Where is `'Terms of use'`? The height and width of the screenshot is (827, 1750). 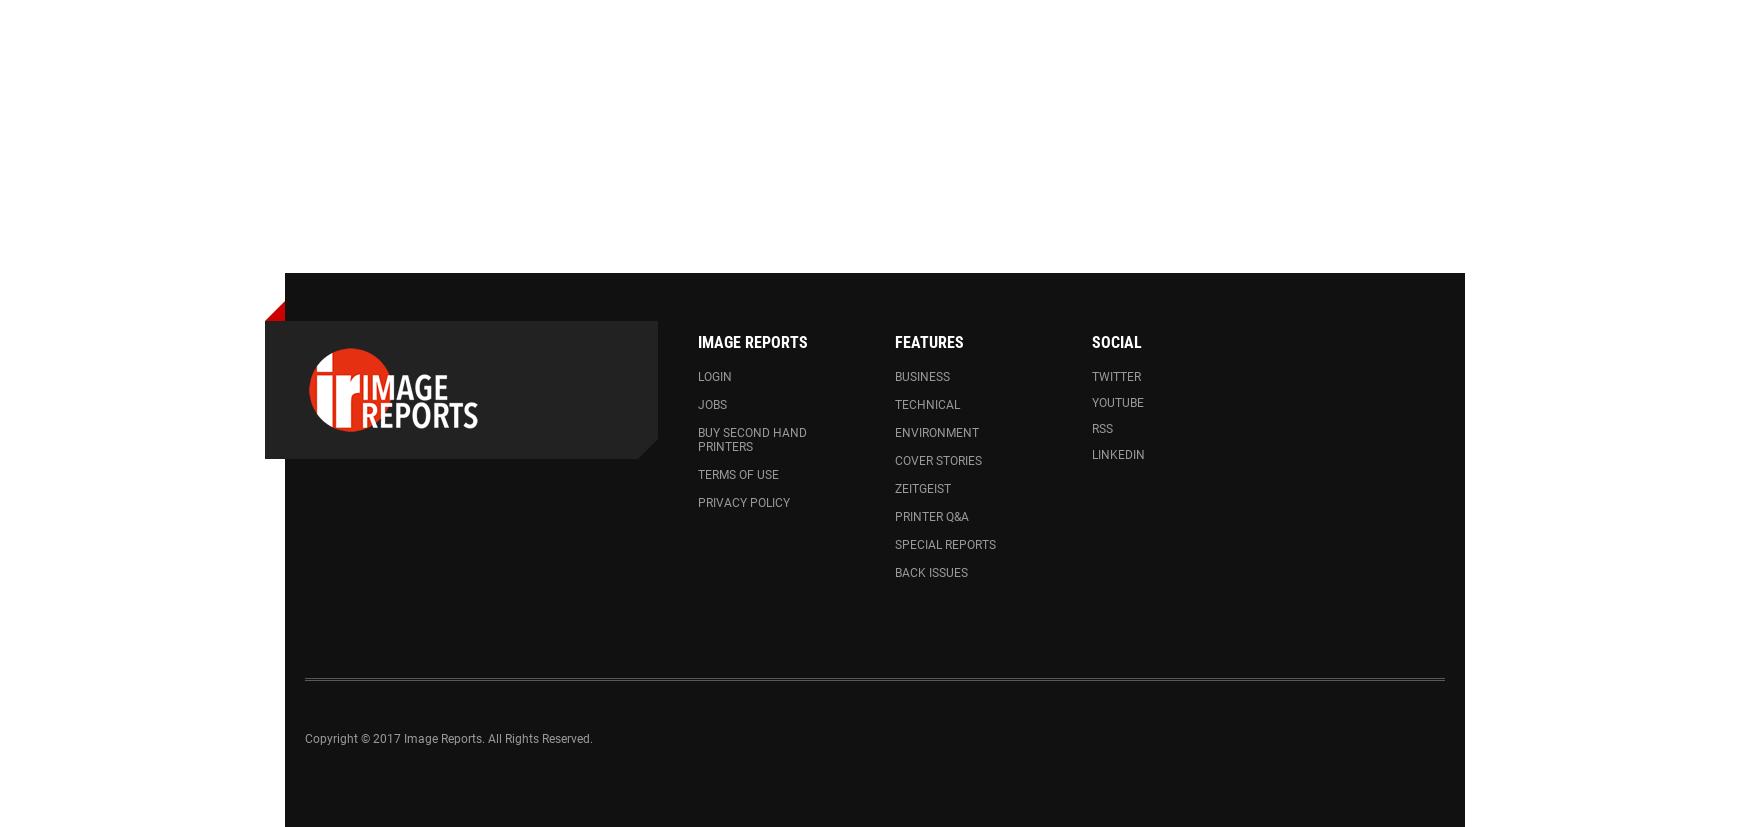
'Terms of use' is located at coordinates (738, 475).